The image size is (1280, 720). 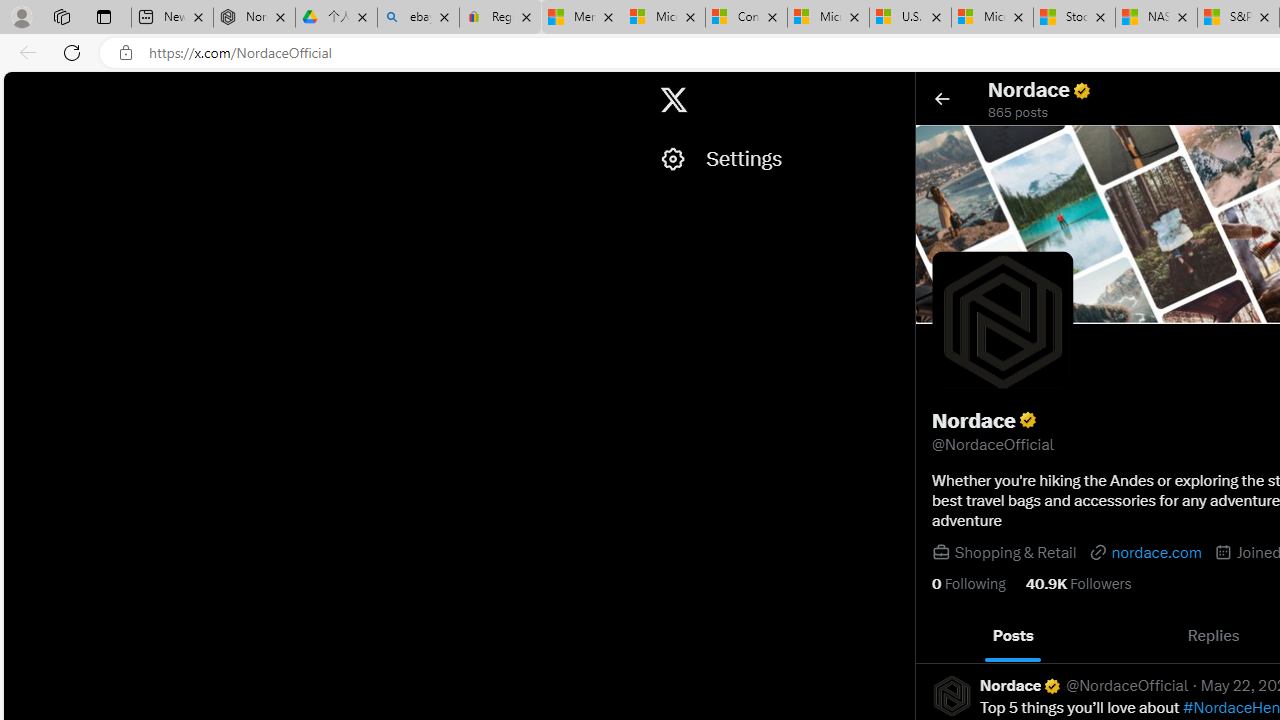 What do you see at coordinates (1077, 583) in the screenshot?
I see `'40.9K Followers'` at bounding box center [1077, 583].